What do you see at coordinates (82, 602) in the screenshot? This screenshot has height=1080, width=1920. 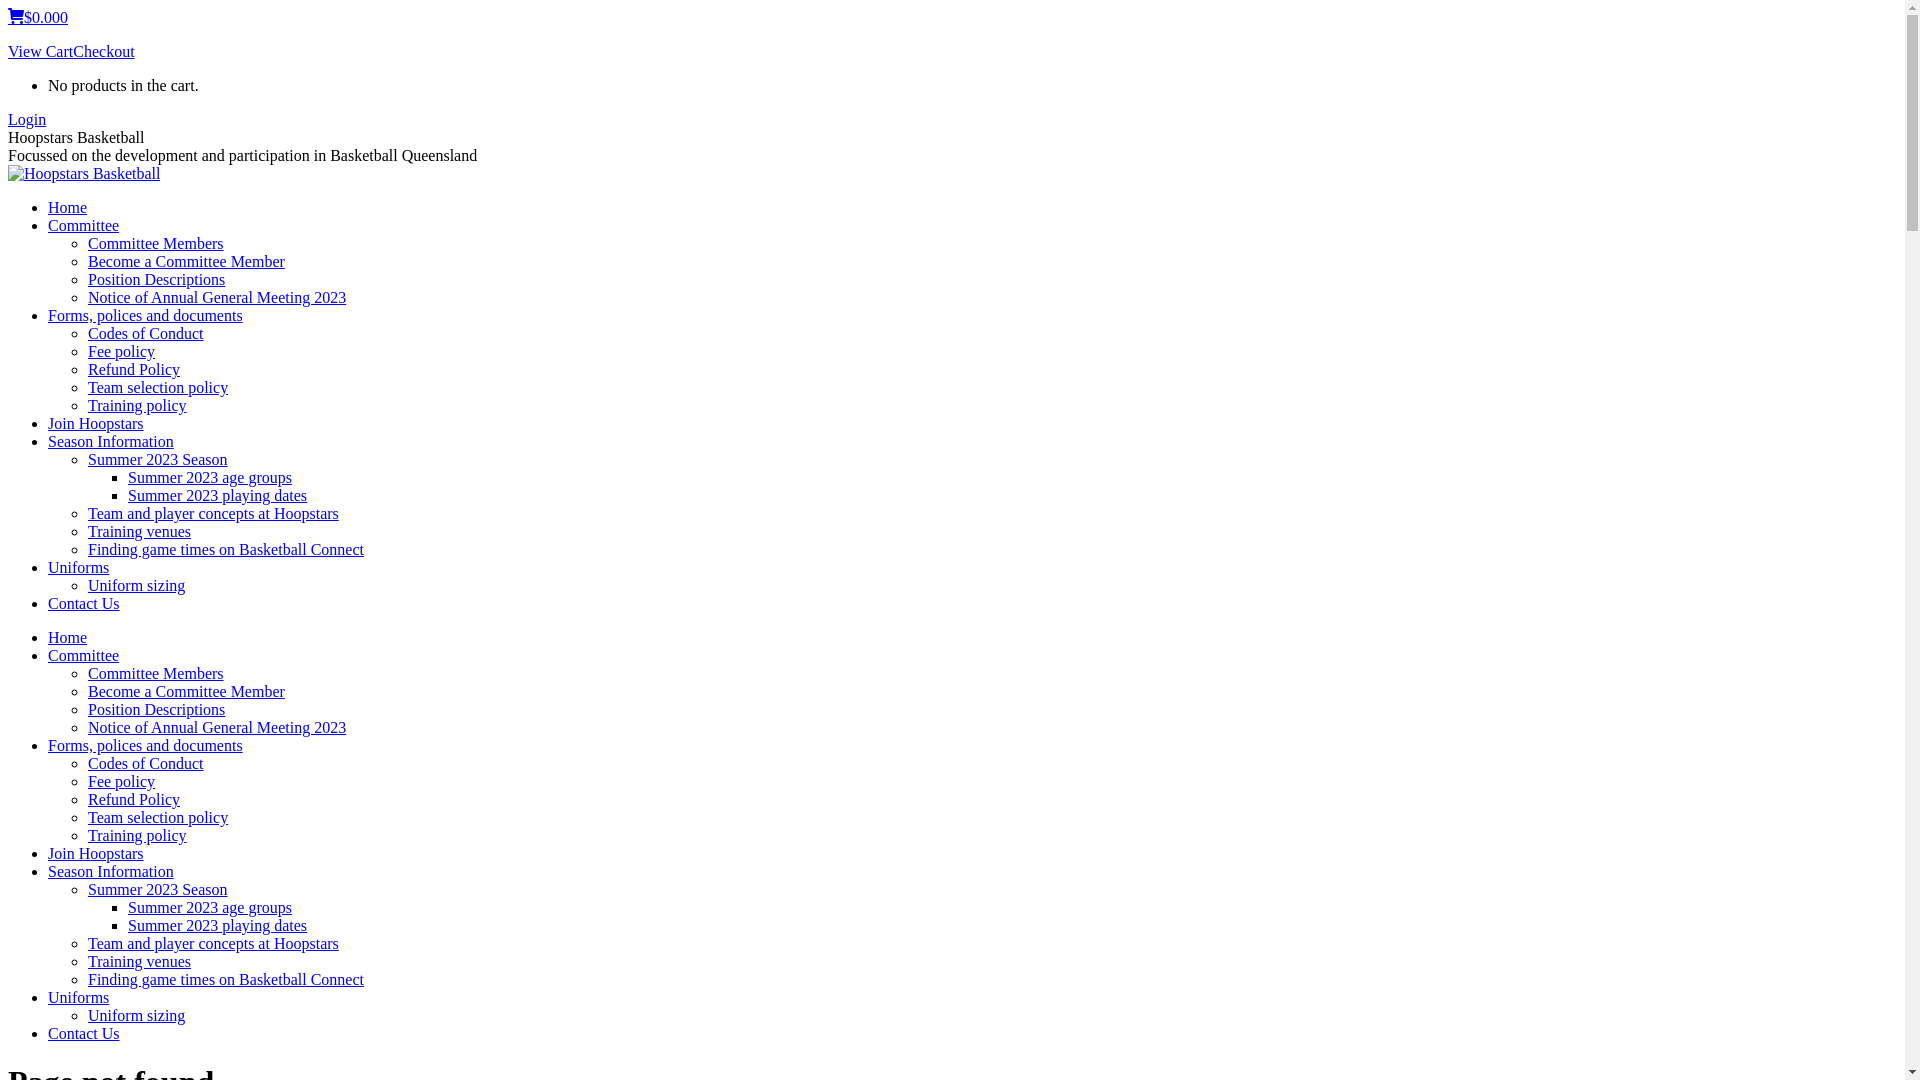 I see `'Contact Us'` at bounding box center [82, 602].